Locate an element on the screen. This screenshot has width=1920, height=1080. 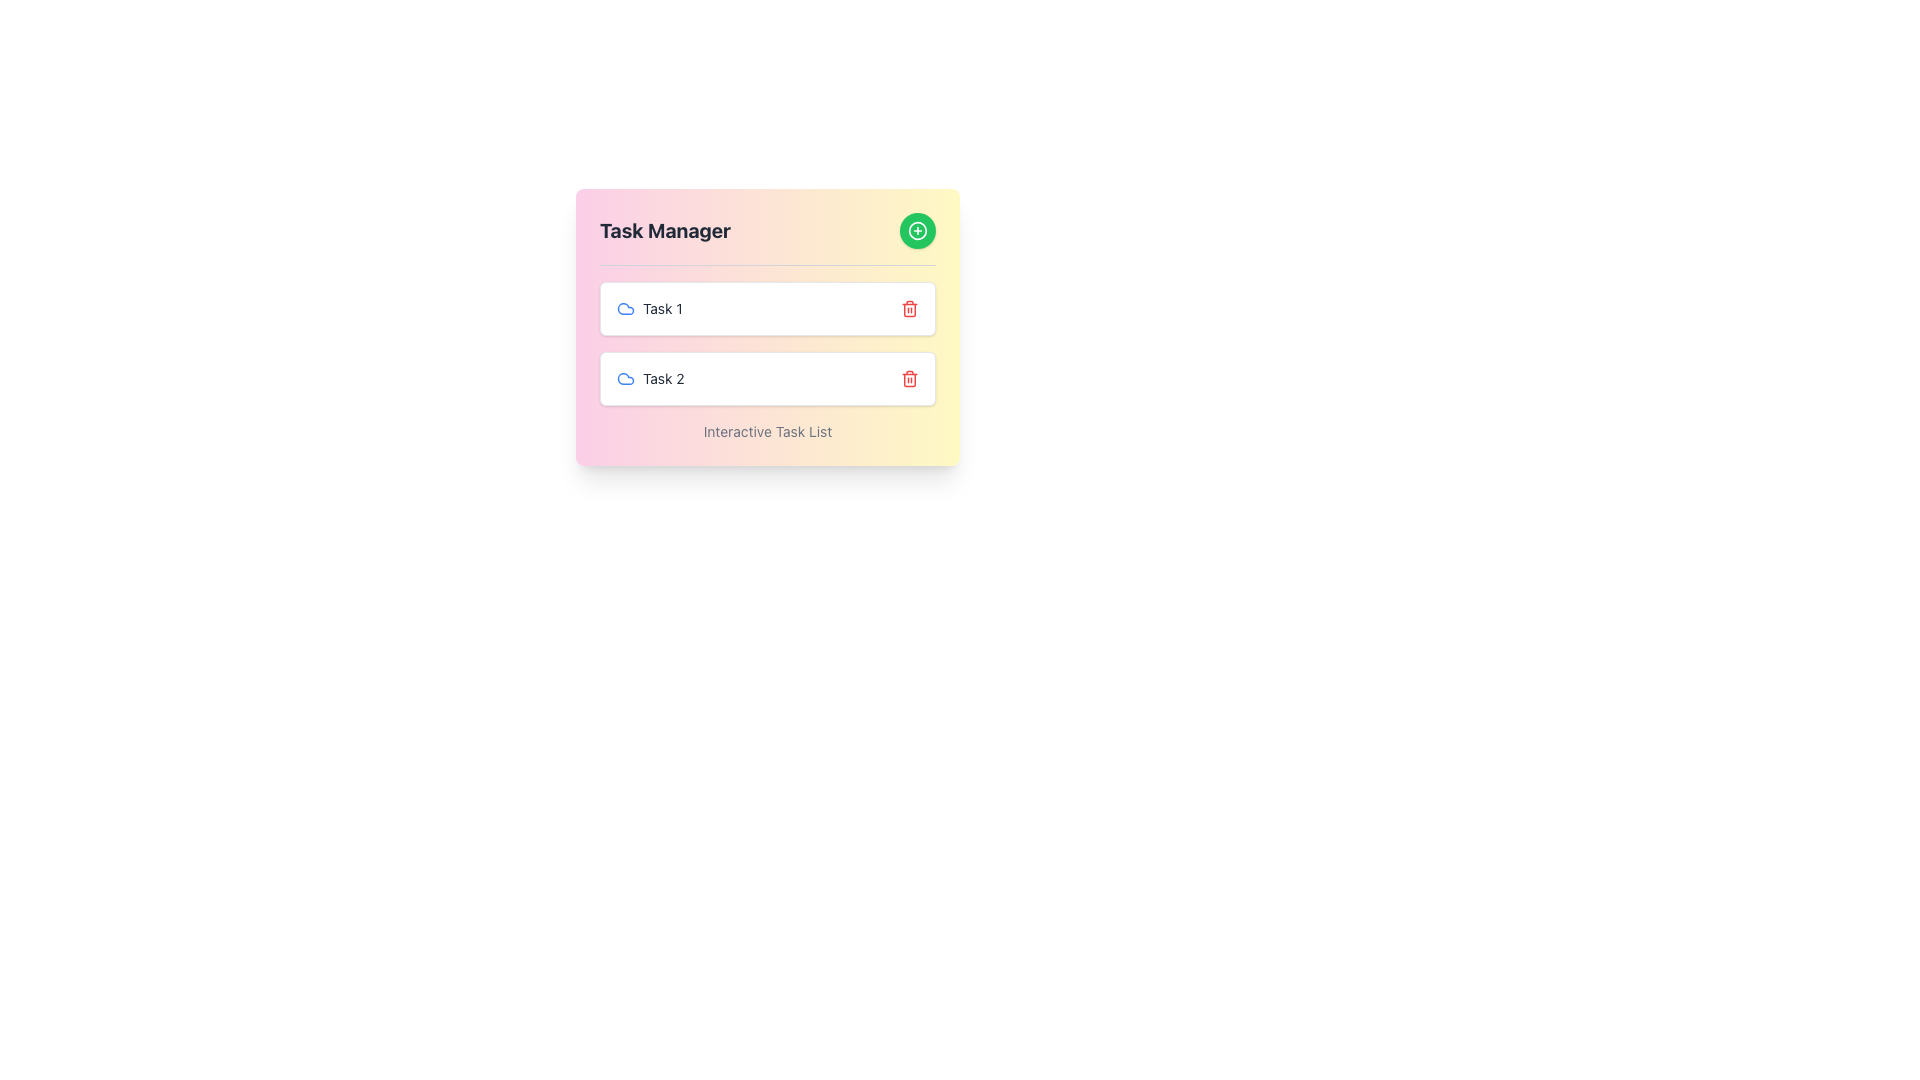
the red trash bin icon button representing the delete action for 'Task 2' in the 'Task Manager' panel is located at coordinates (909, 378).